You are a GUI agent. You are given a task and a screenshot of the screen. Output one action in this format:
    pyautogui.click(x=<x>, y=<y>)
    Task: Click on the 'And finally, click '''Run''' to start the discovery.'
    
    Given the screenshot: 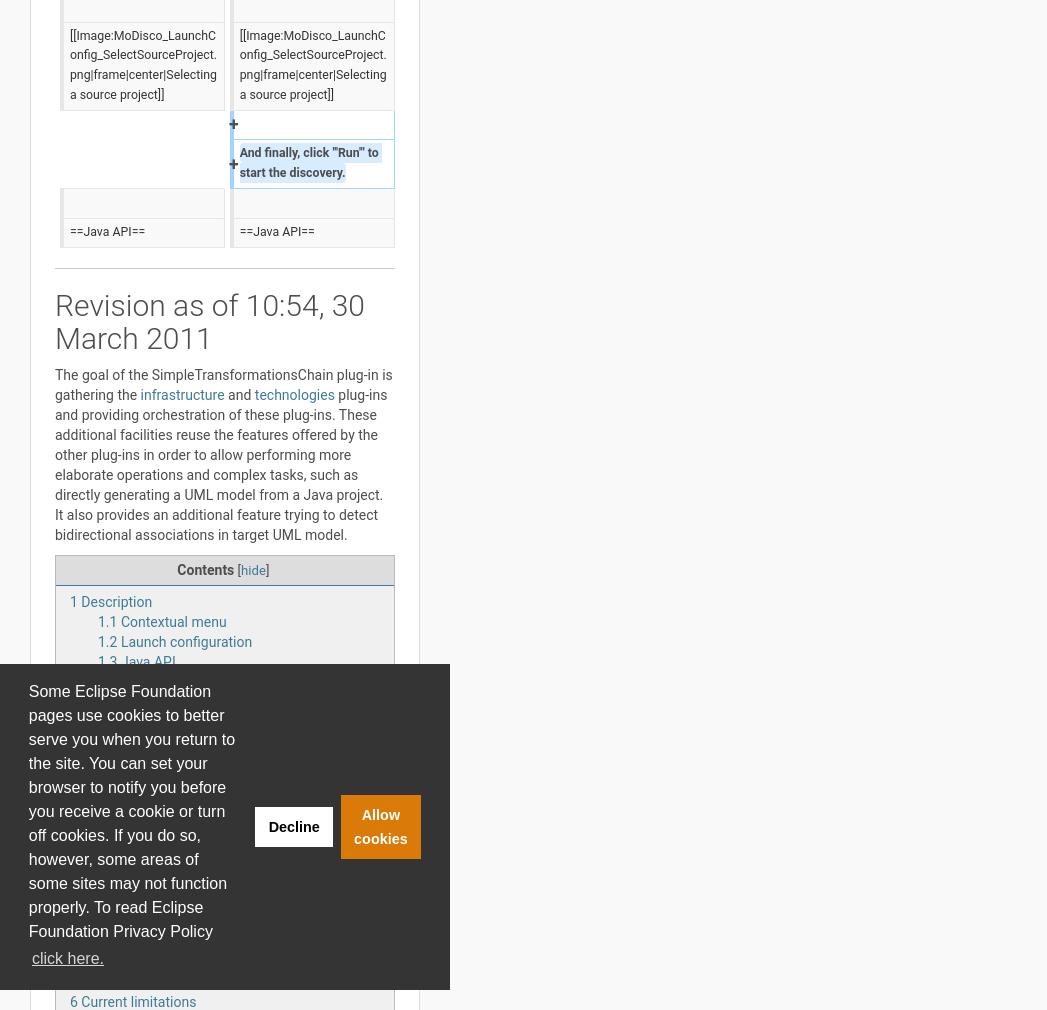 What is the action you would take?
    pyautogui.click(x=309, y=162)
    